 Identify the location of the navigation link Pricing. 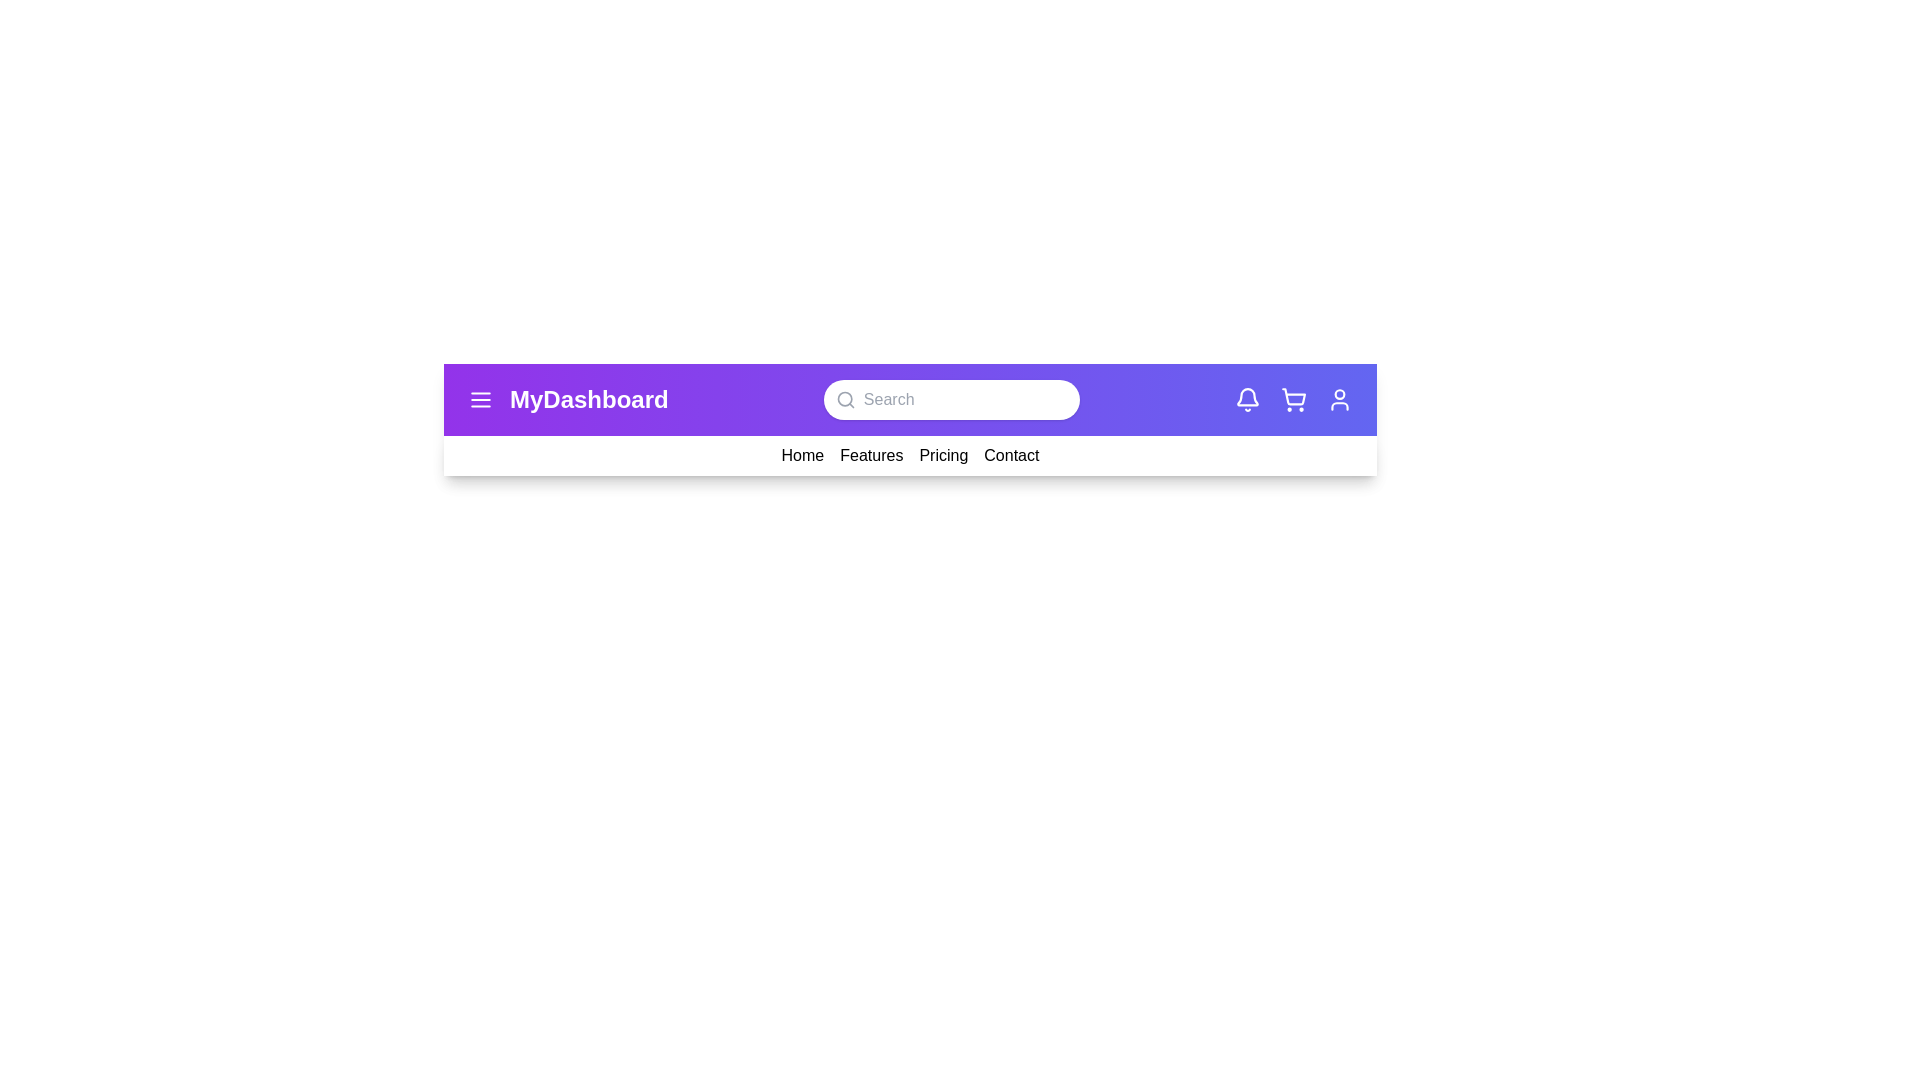
(942, 455).